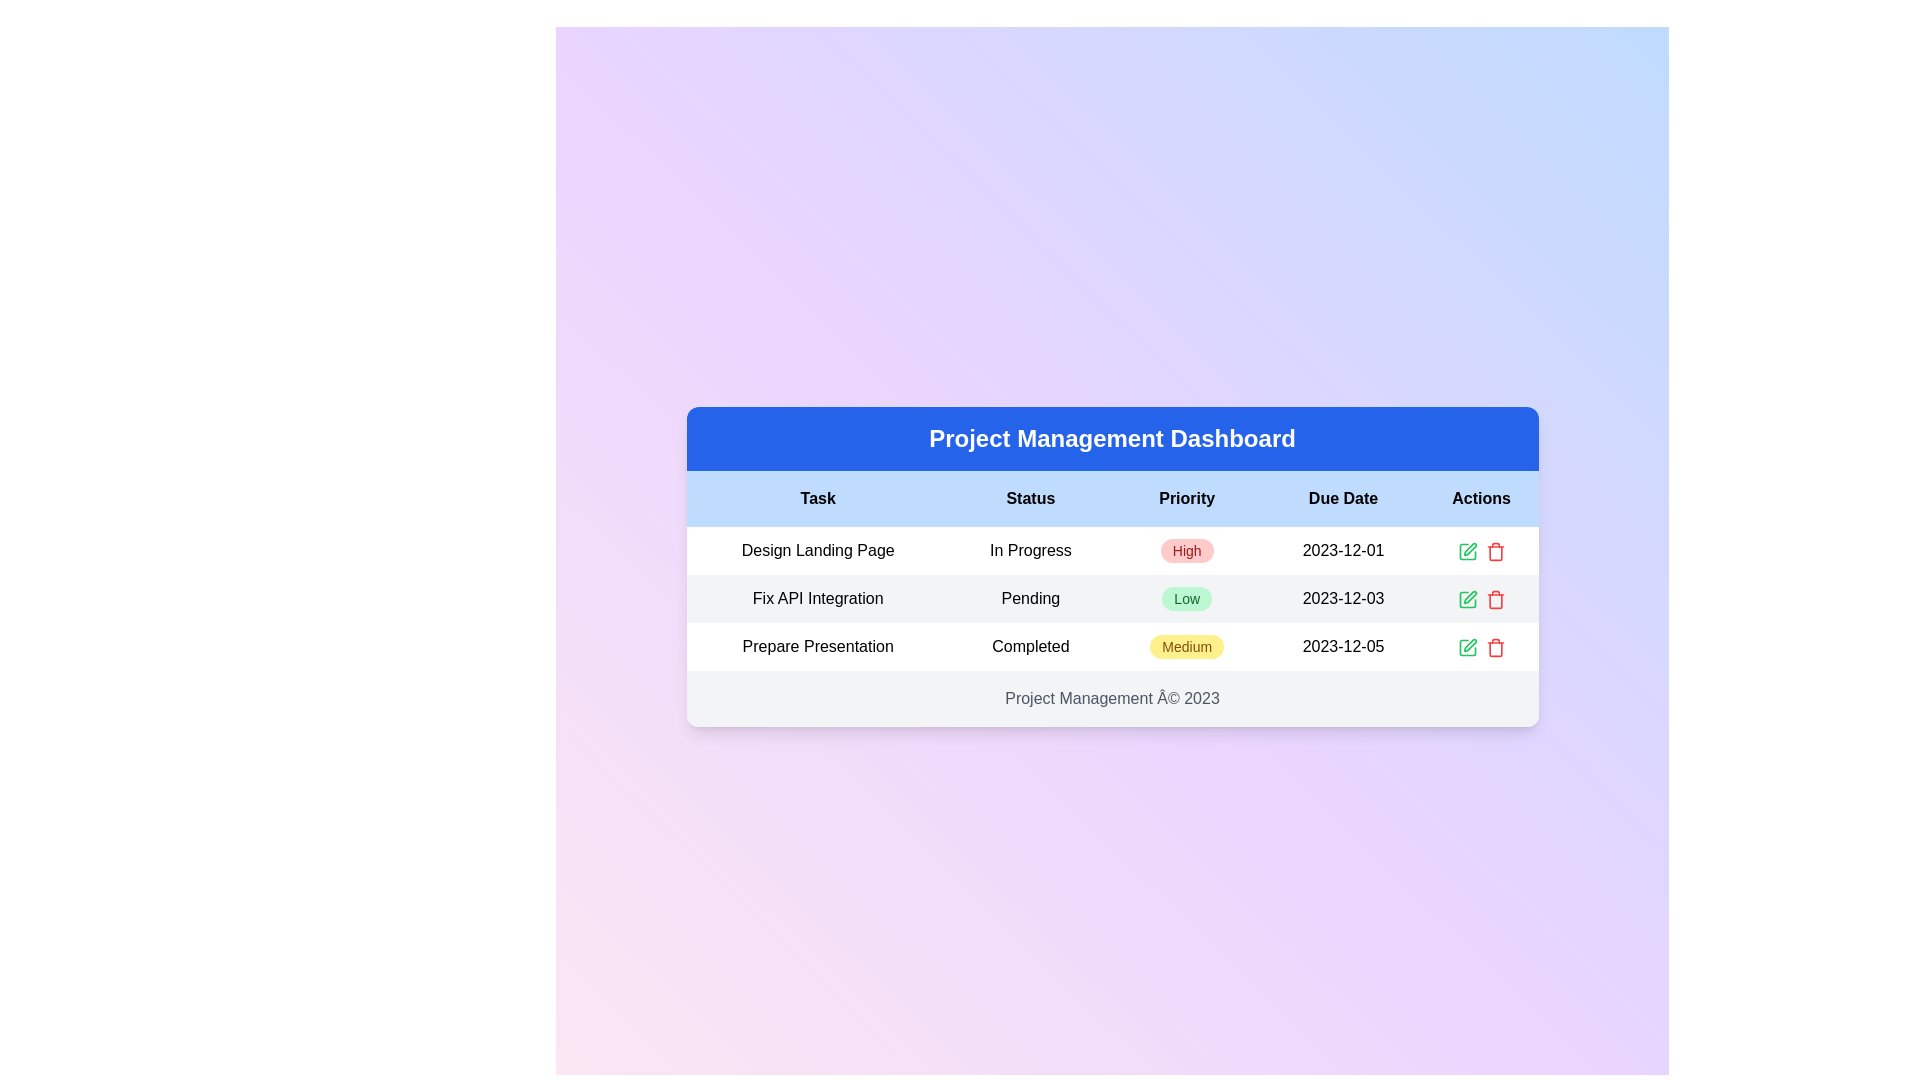 This screenshot has width=1920, height=1080. Describe the element at coordinates (818, 597) in the screenshot. I see `the text label displaying the name or description of a task in the project management table, located in the second row under the 'Task' column, to the left of the 'Pending' status` at that location.